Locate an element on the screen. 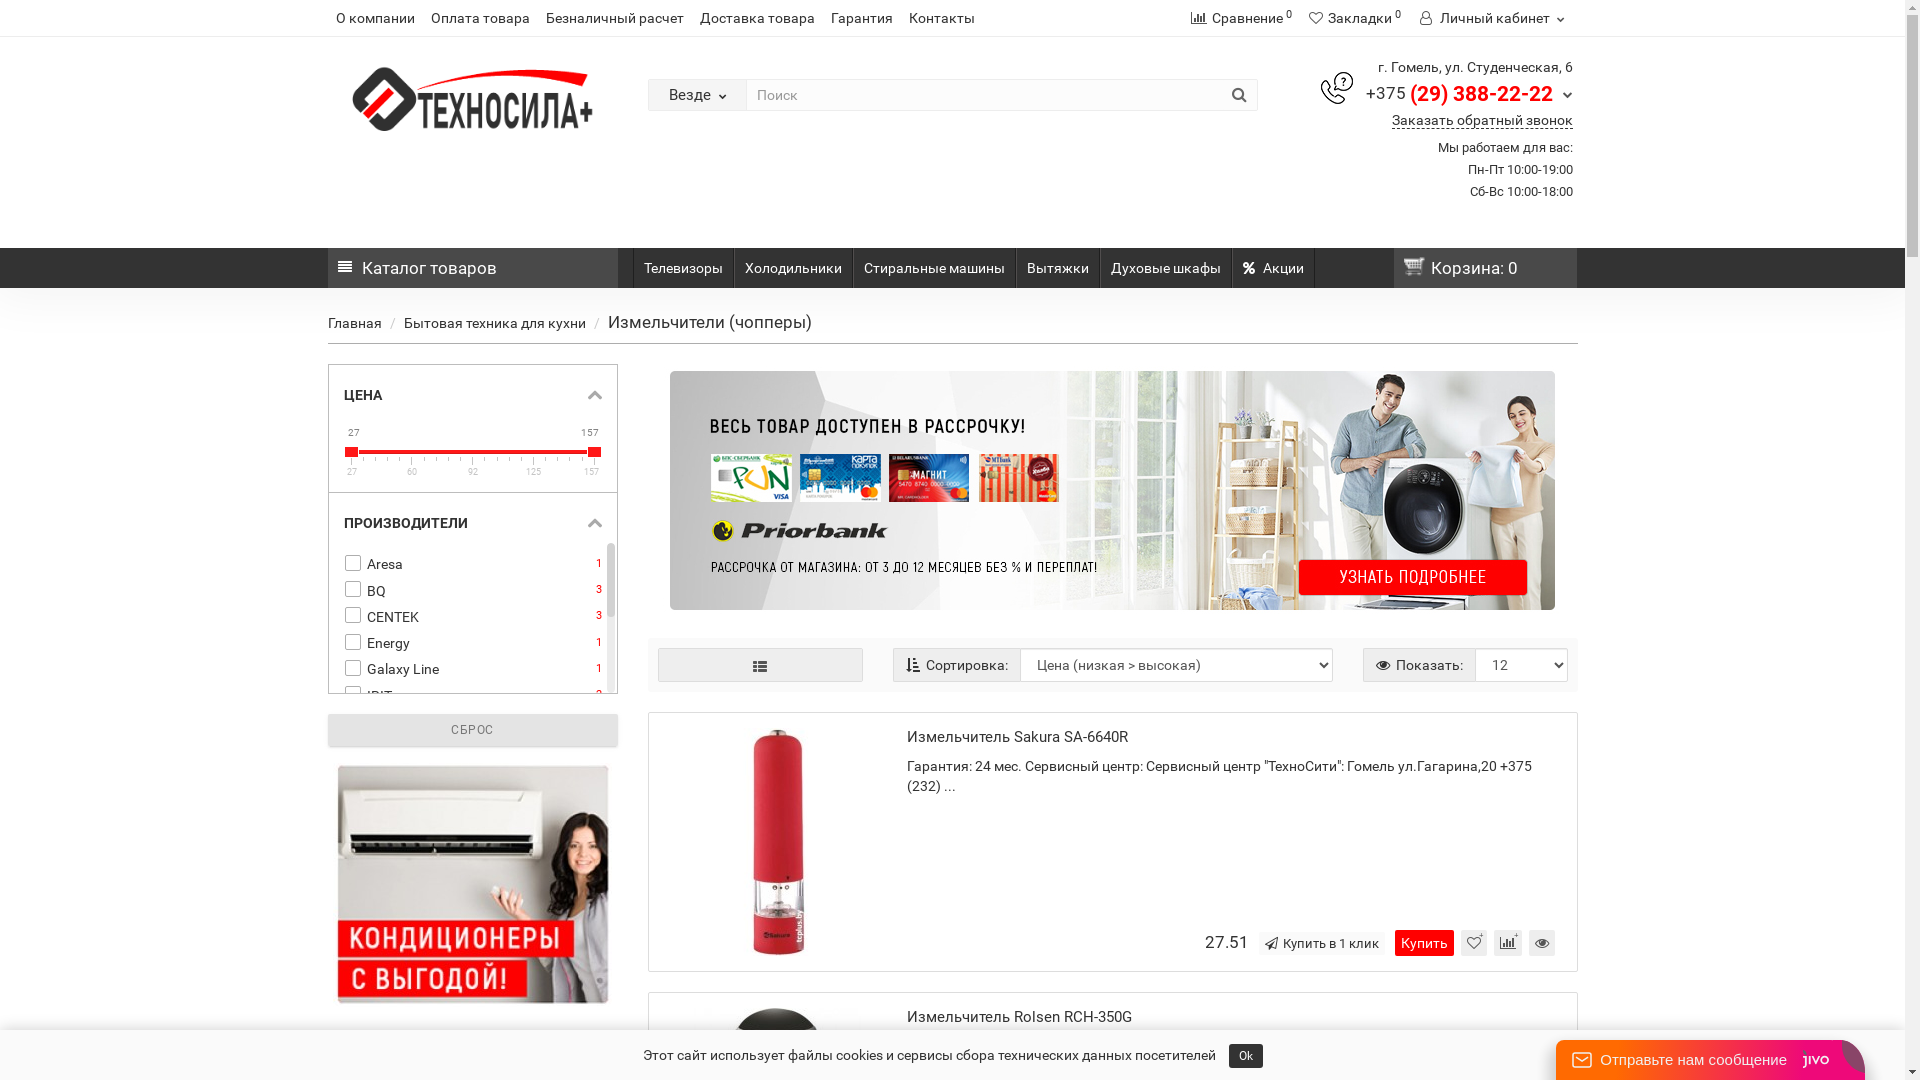  'Ok' is located at coordinates (1243, 1055).